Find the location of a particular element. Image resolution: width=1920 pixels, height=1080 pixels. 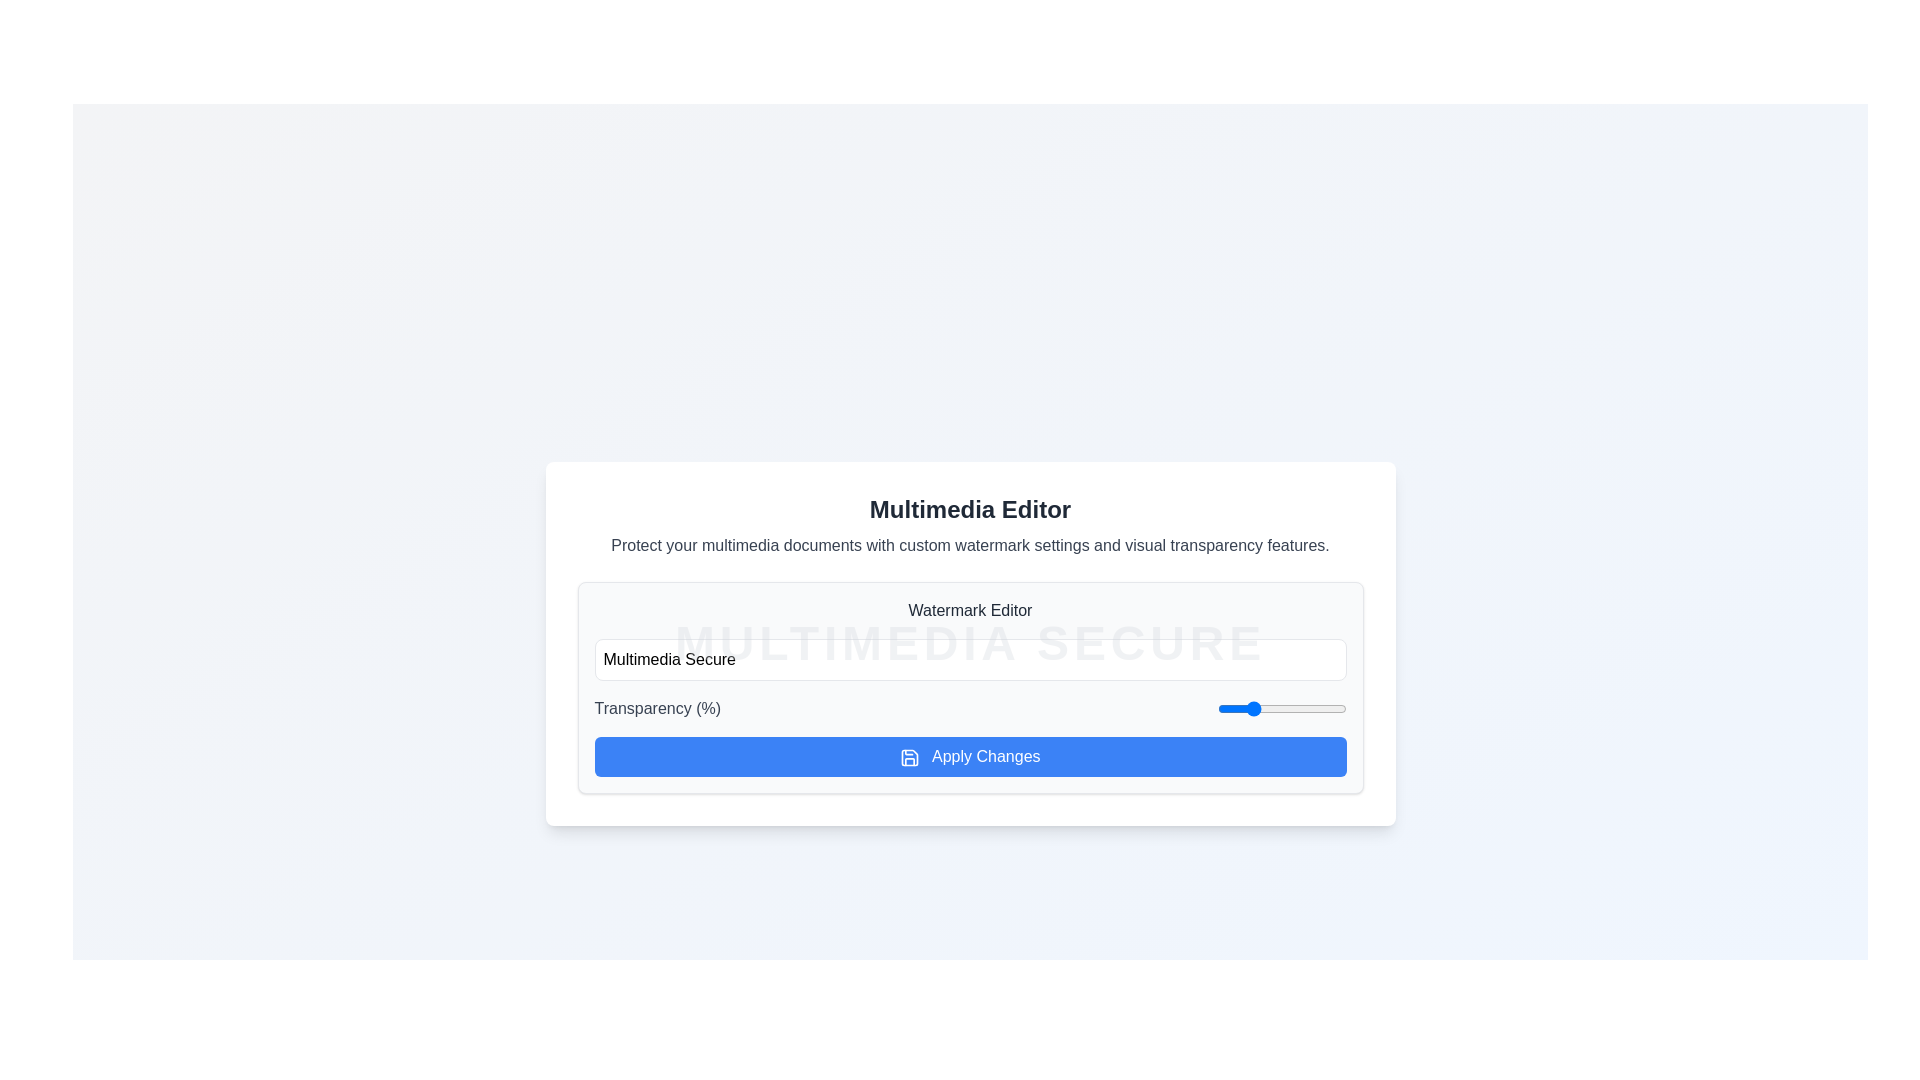

the transparency slider is located at coordinates (1306, 708).